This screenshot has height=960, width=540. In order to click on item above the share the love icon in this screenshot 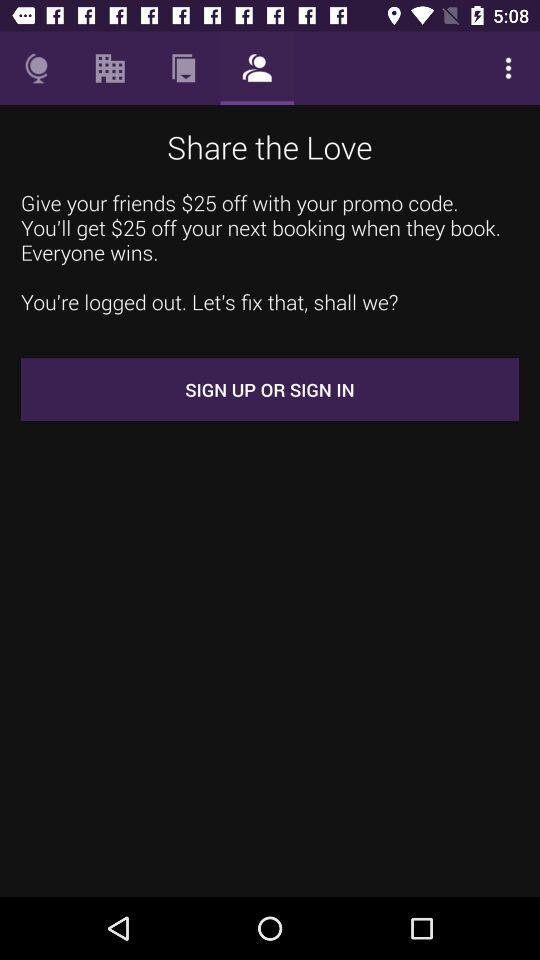, I will do `click(183, 68)`.